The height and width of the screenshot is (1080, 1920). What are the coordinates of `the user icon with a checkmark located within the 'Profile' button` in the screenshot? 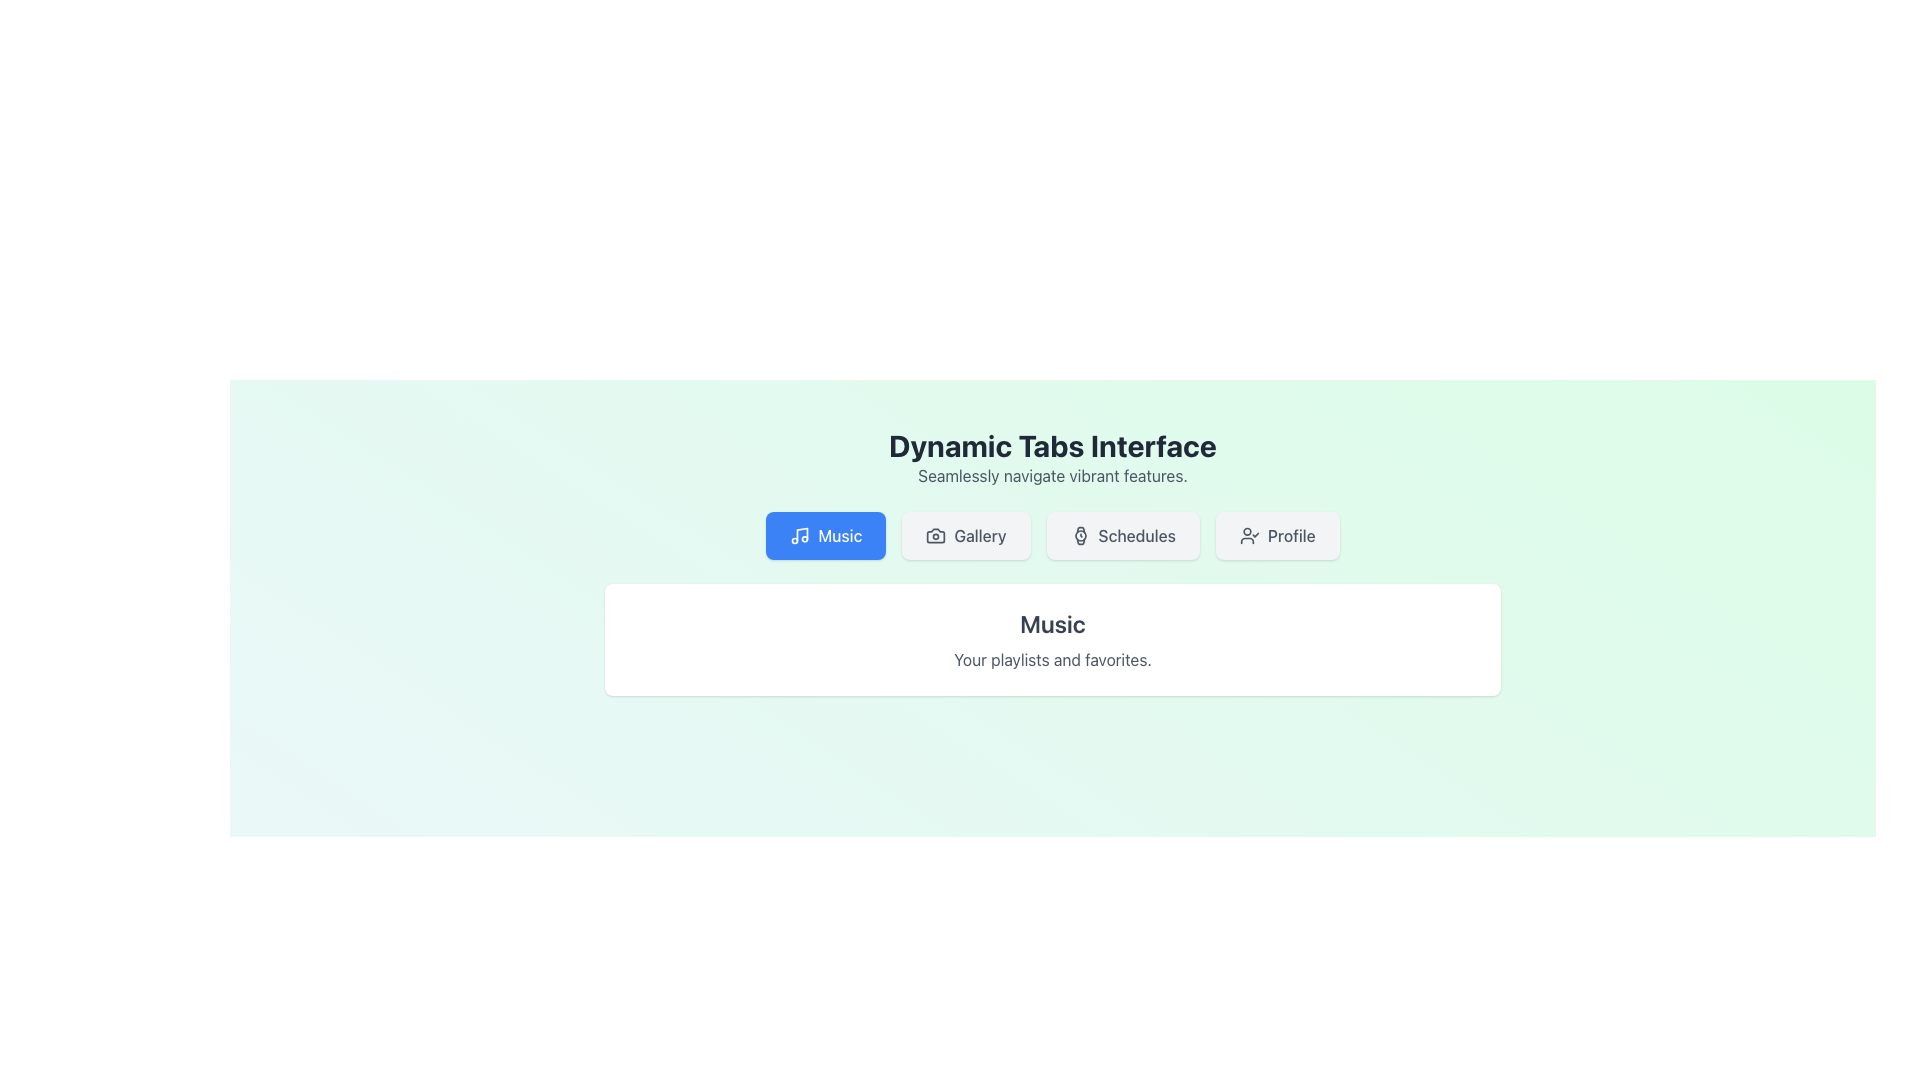 It's located at (1248, 535).